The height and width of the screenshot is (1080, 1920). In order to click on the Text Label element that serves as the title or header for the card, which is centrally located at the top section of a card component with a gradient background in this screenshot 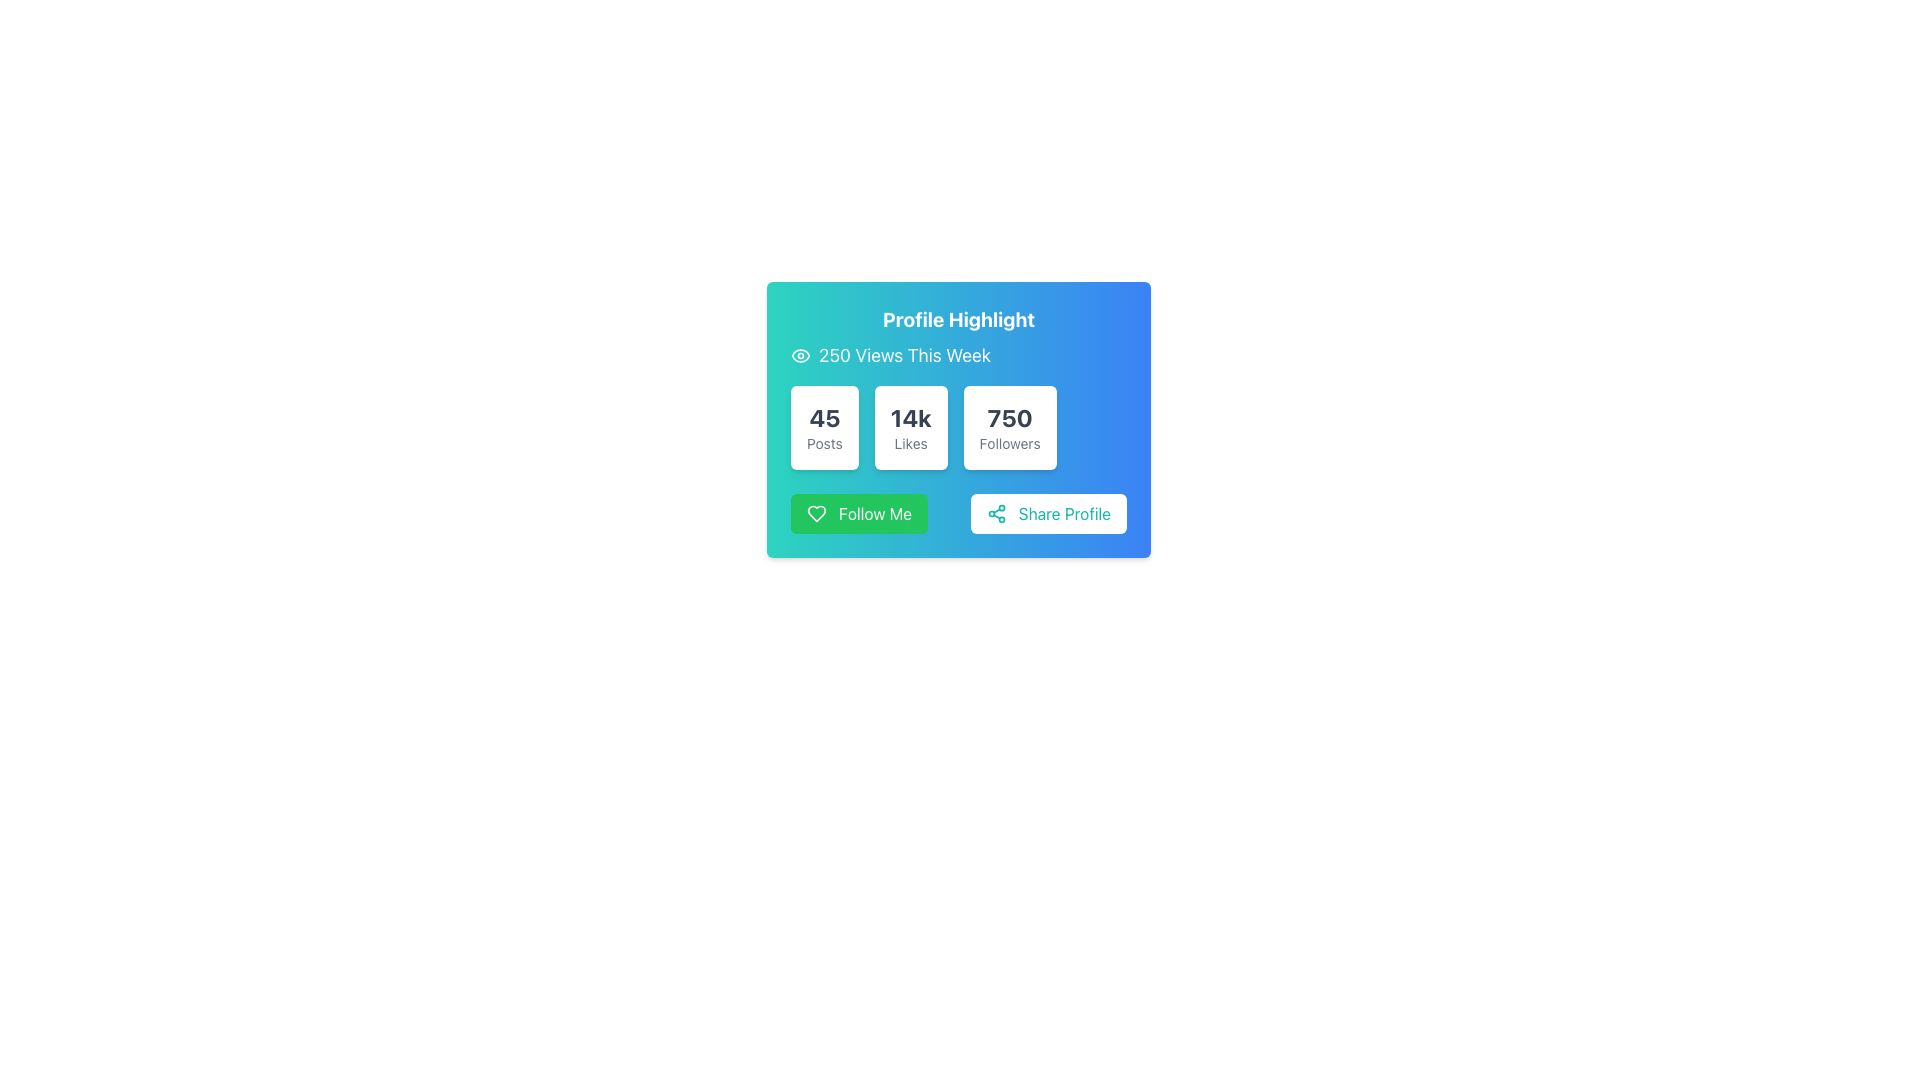, I will do `click(958, 319)`.